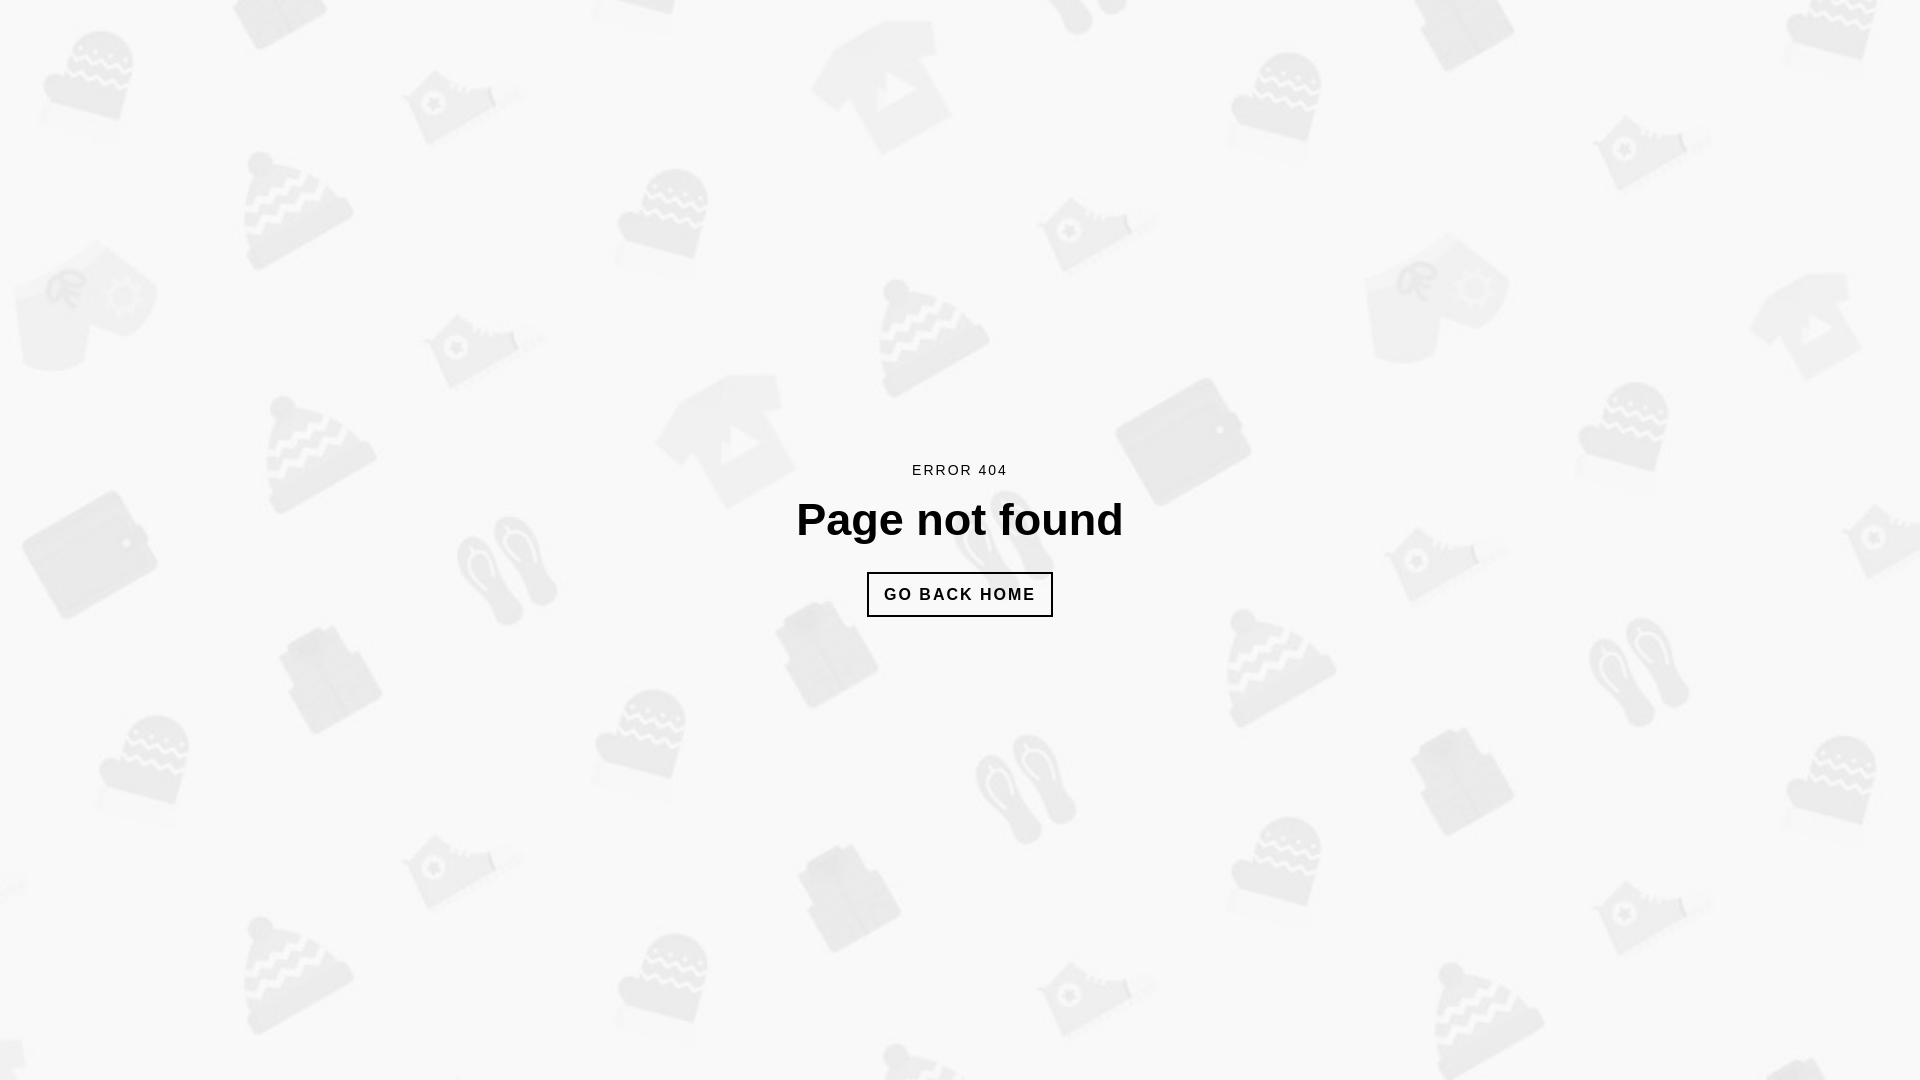  What do you see at coordinates (960, 593) in the screenshot?
I see `'GO BACK HOME'` at bounding box center [960, 593].